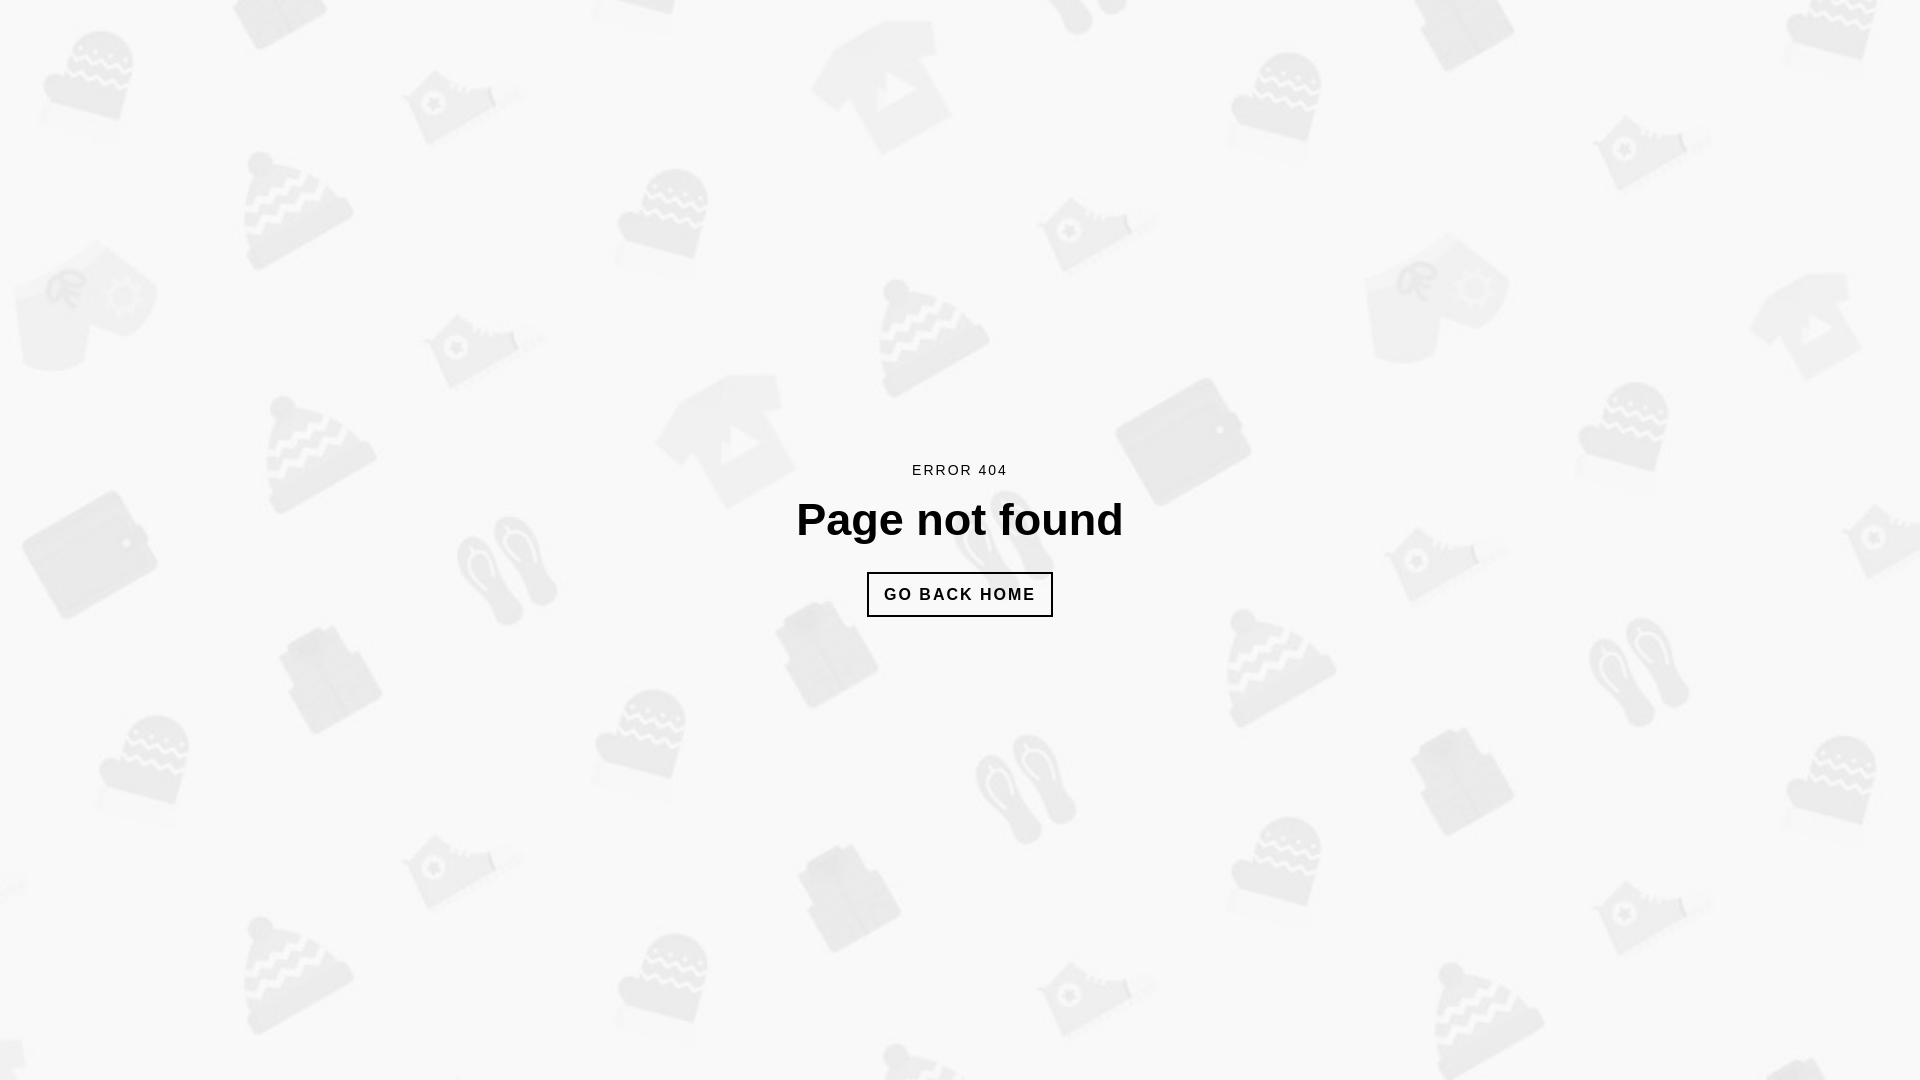  What do you see at coordinates (960, 593) in the screenshot?
I see `'GO BACK HOME'` at bounding box center [960, 593].